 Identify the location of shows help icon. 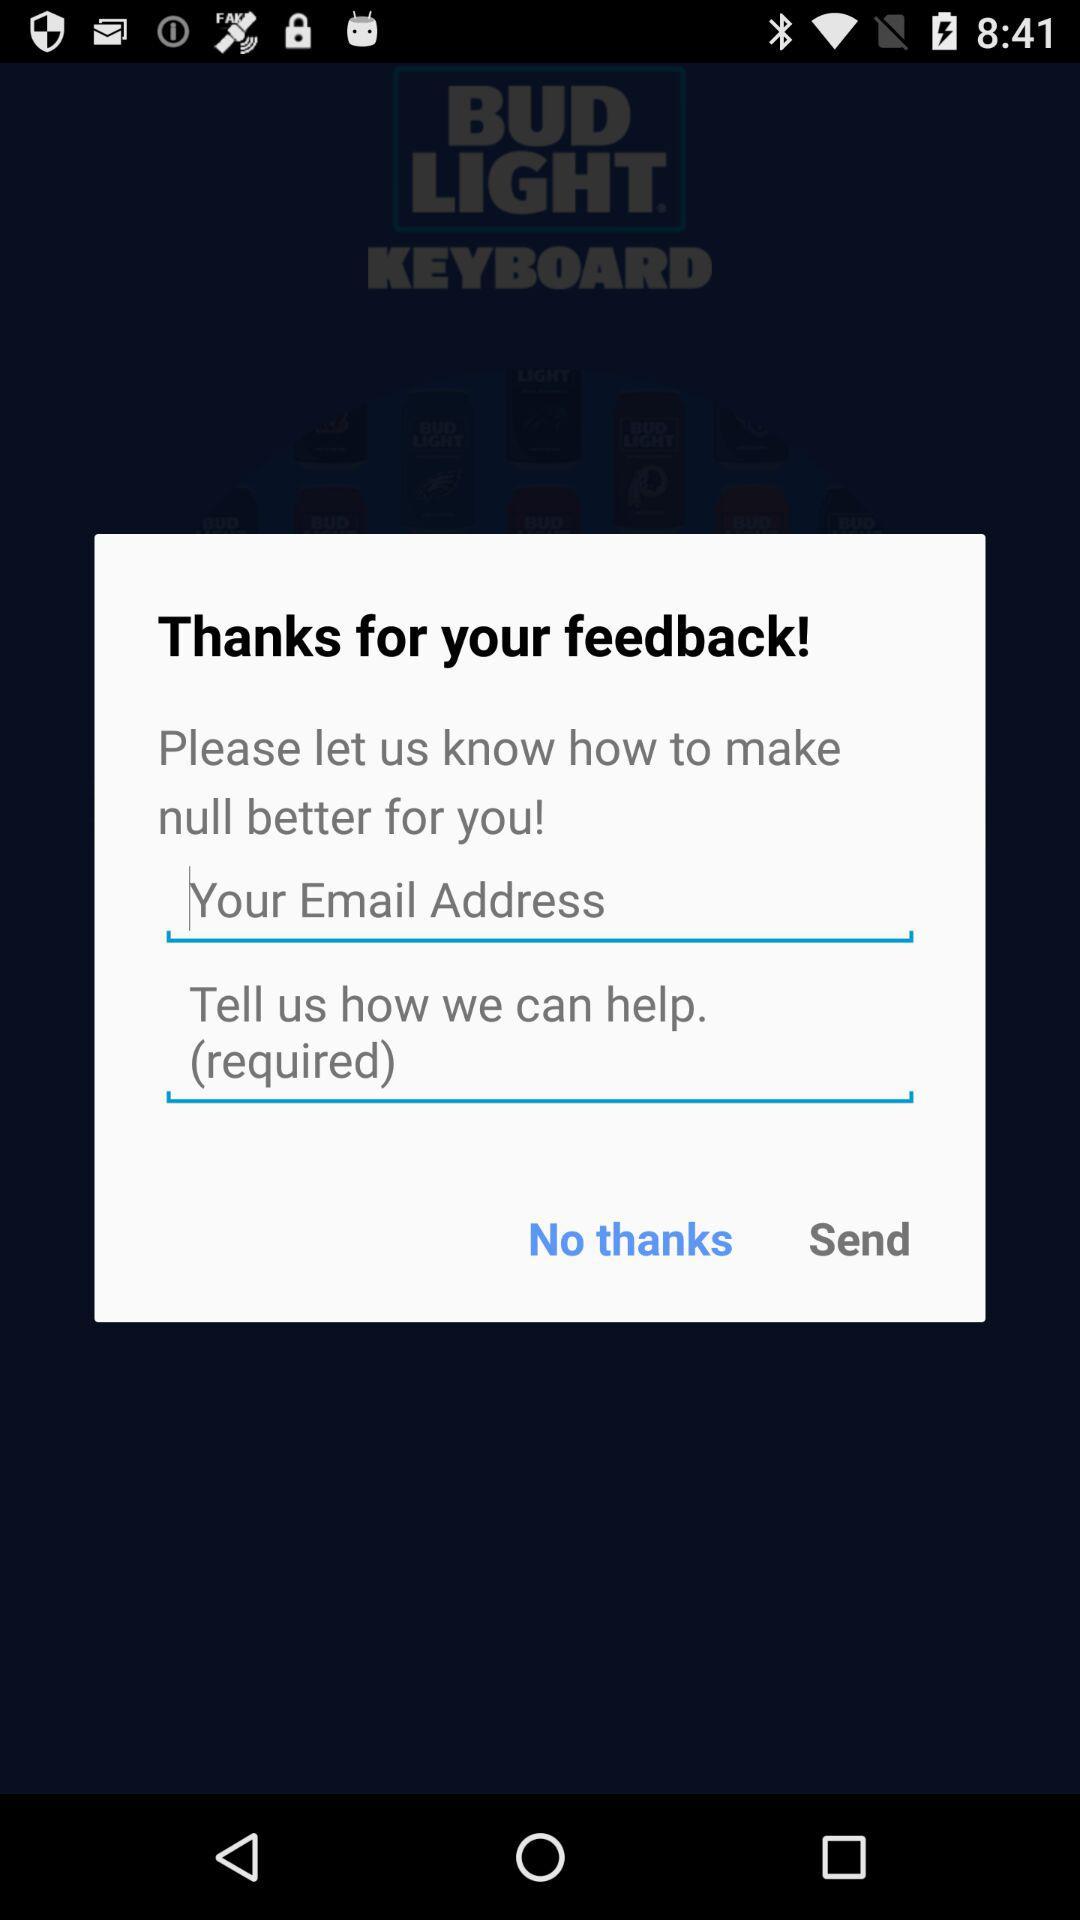
(540, 1032).